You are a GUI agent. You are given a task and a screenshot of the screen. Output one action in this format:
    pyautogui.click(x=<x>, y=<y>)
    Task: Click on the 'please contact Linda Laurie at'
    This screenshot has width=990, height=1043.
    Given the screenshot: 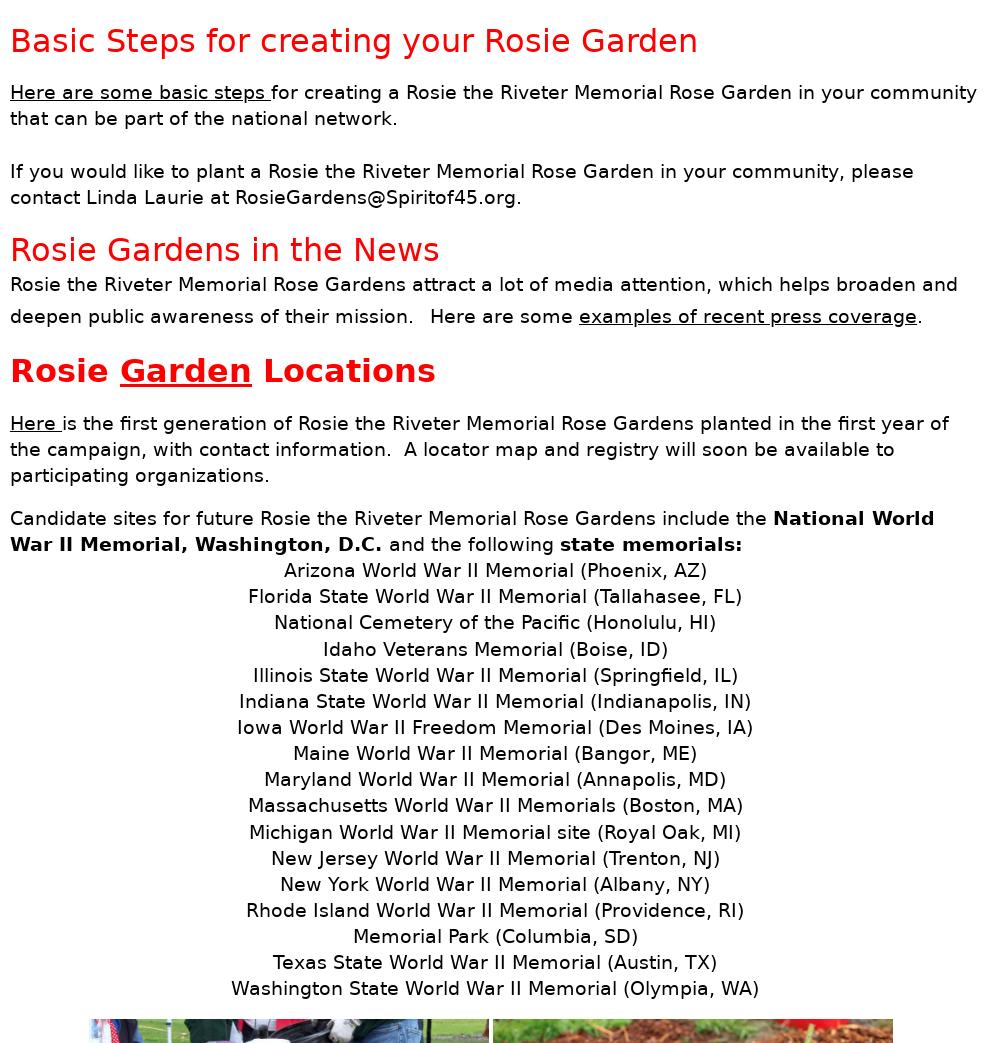 What is the action you would take?
    pyautogui.click(x=462, y=182)
    